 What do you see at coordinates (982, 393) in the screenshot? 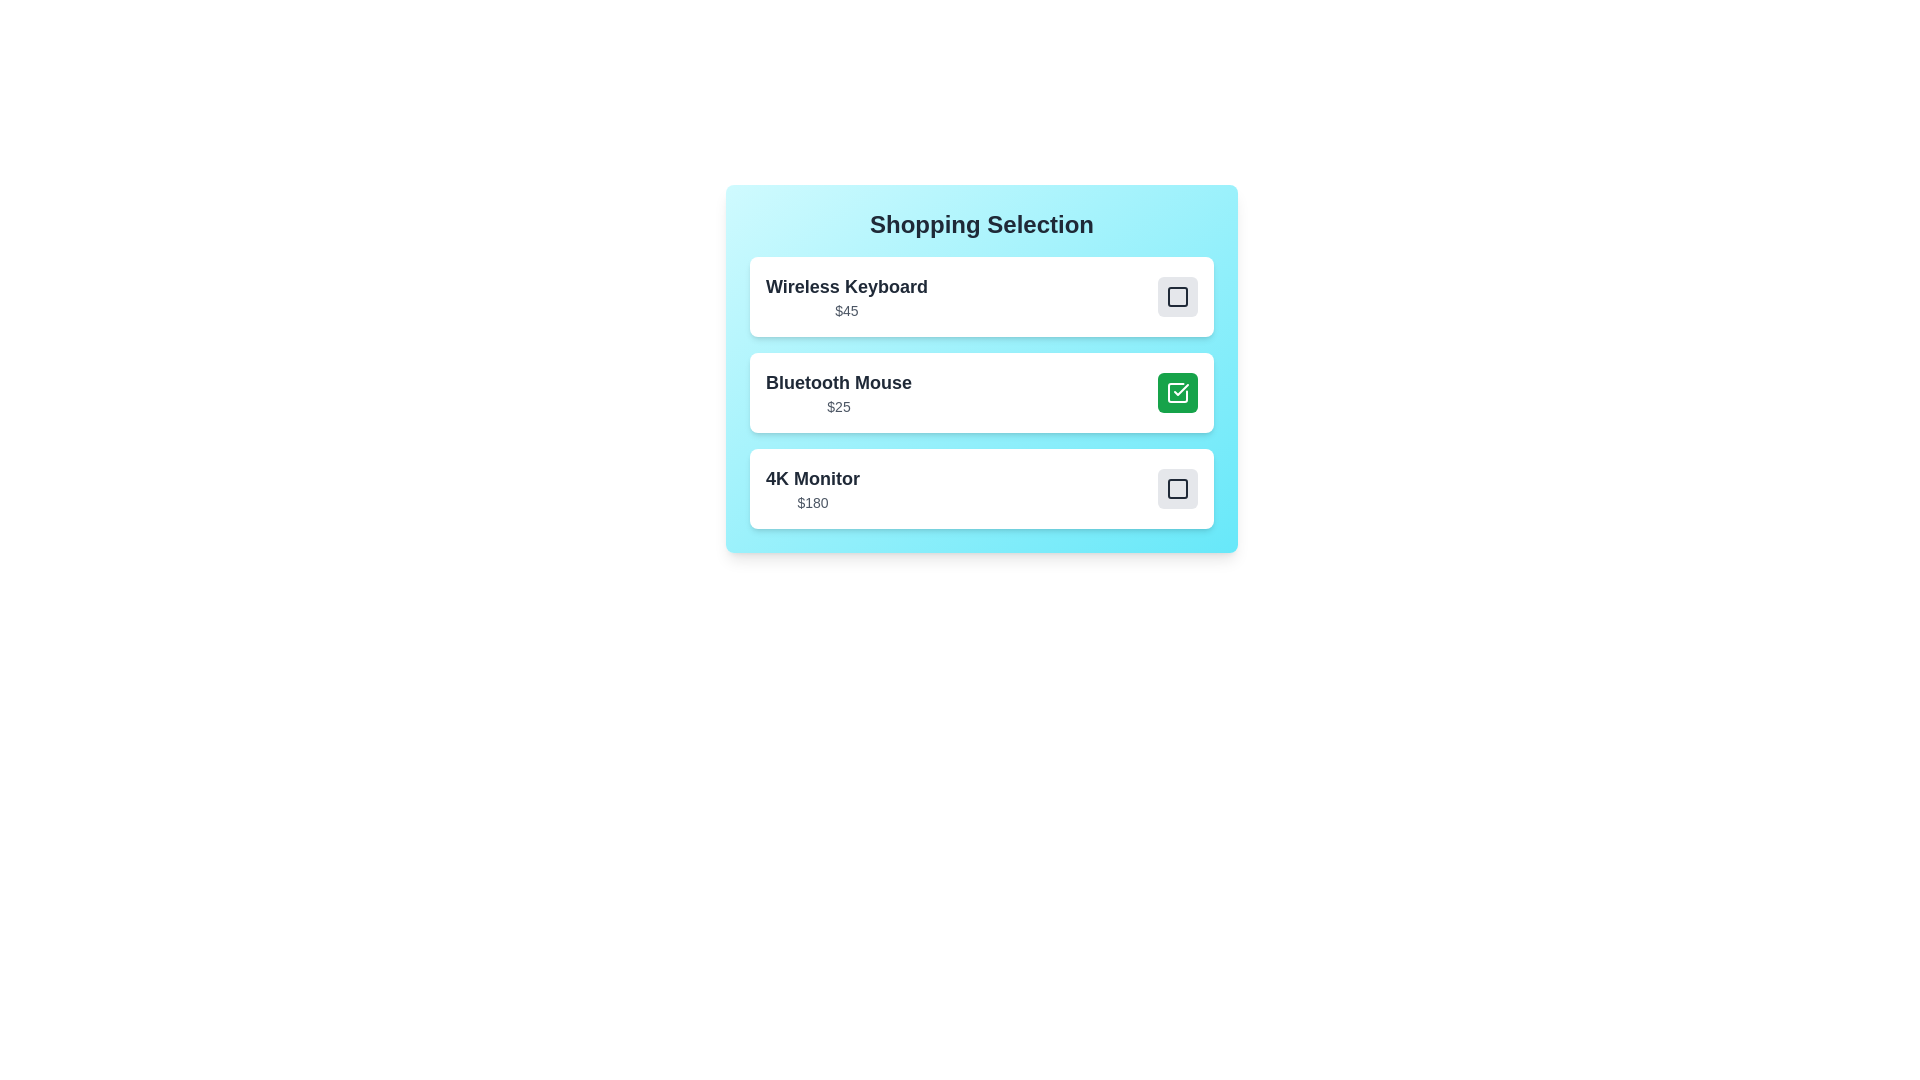
I see `the product listing item titled 'Bluetooth Mouse' priced at '$25'` at bounding box center [982, 393].